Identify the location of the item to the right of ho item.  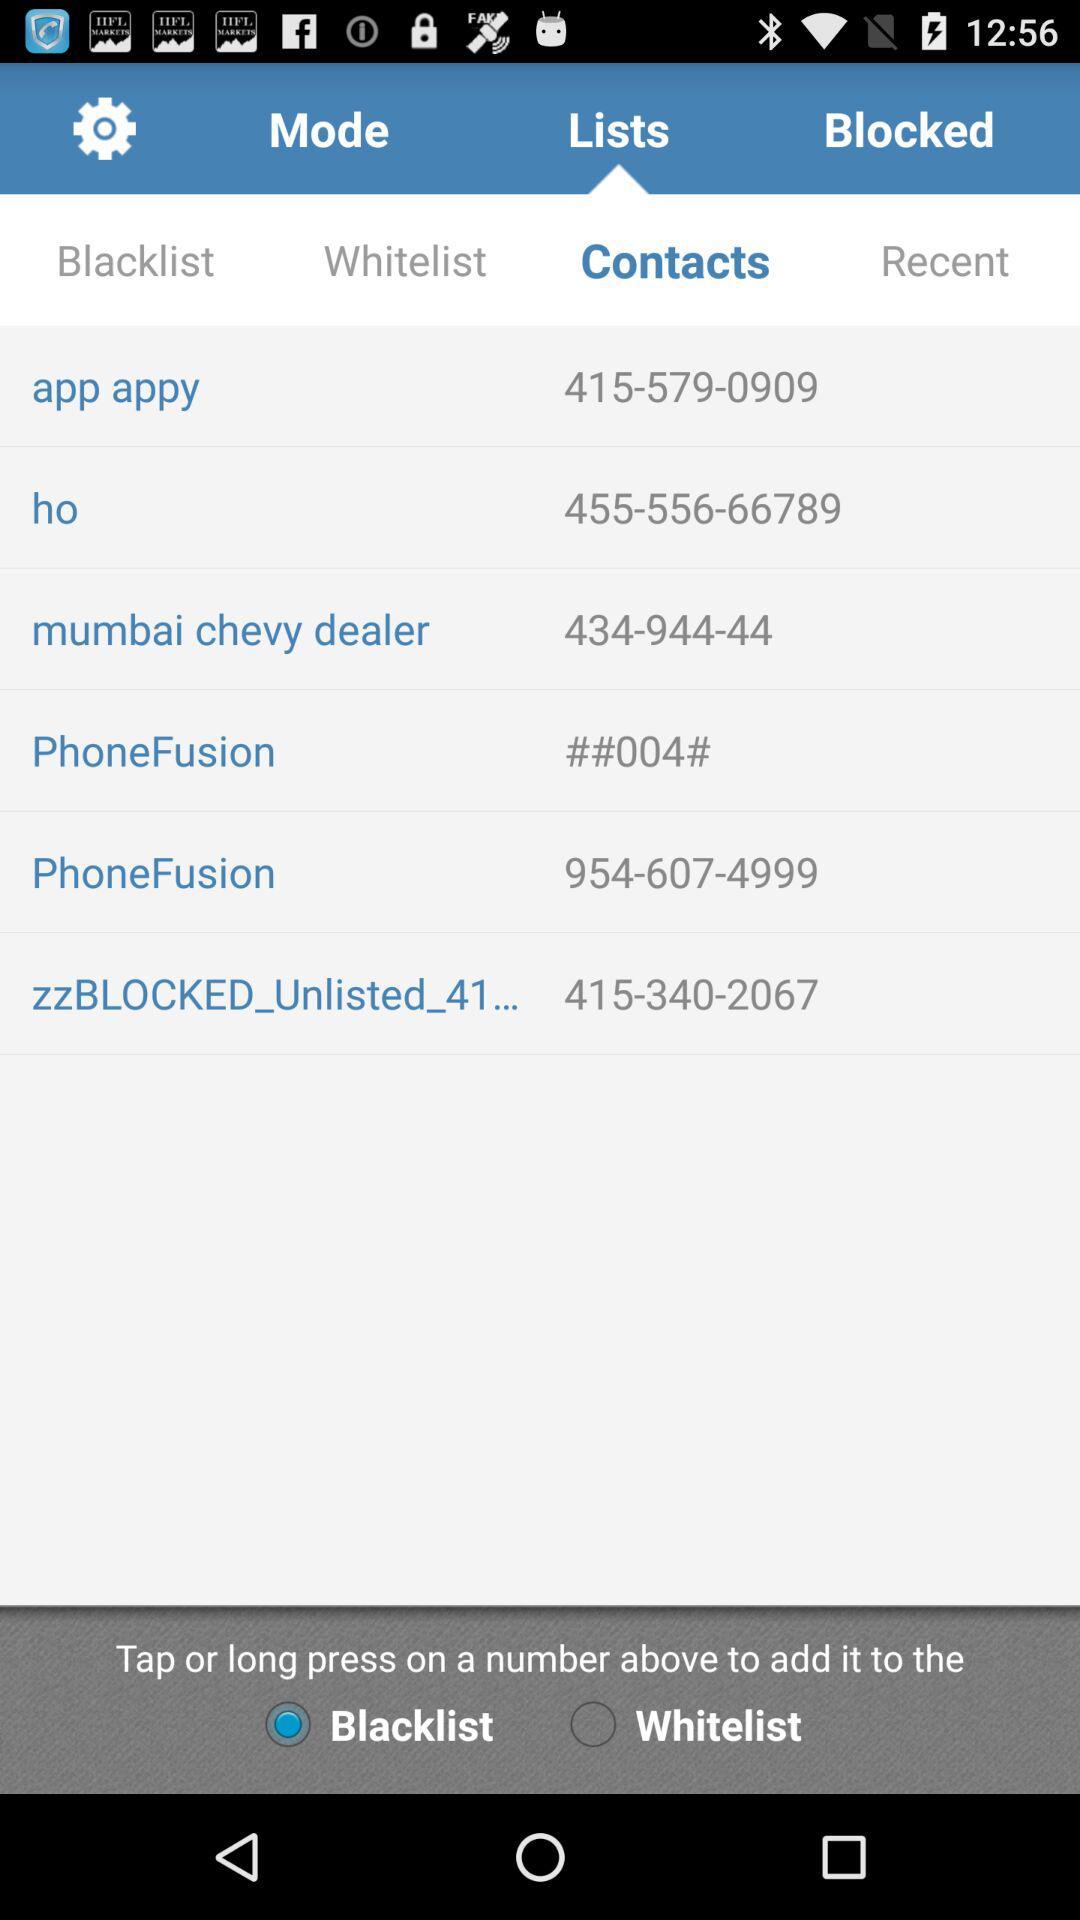
(814, 507).